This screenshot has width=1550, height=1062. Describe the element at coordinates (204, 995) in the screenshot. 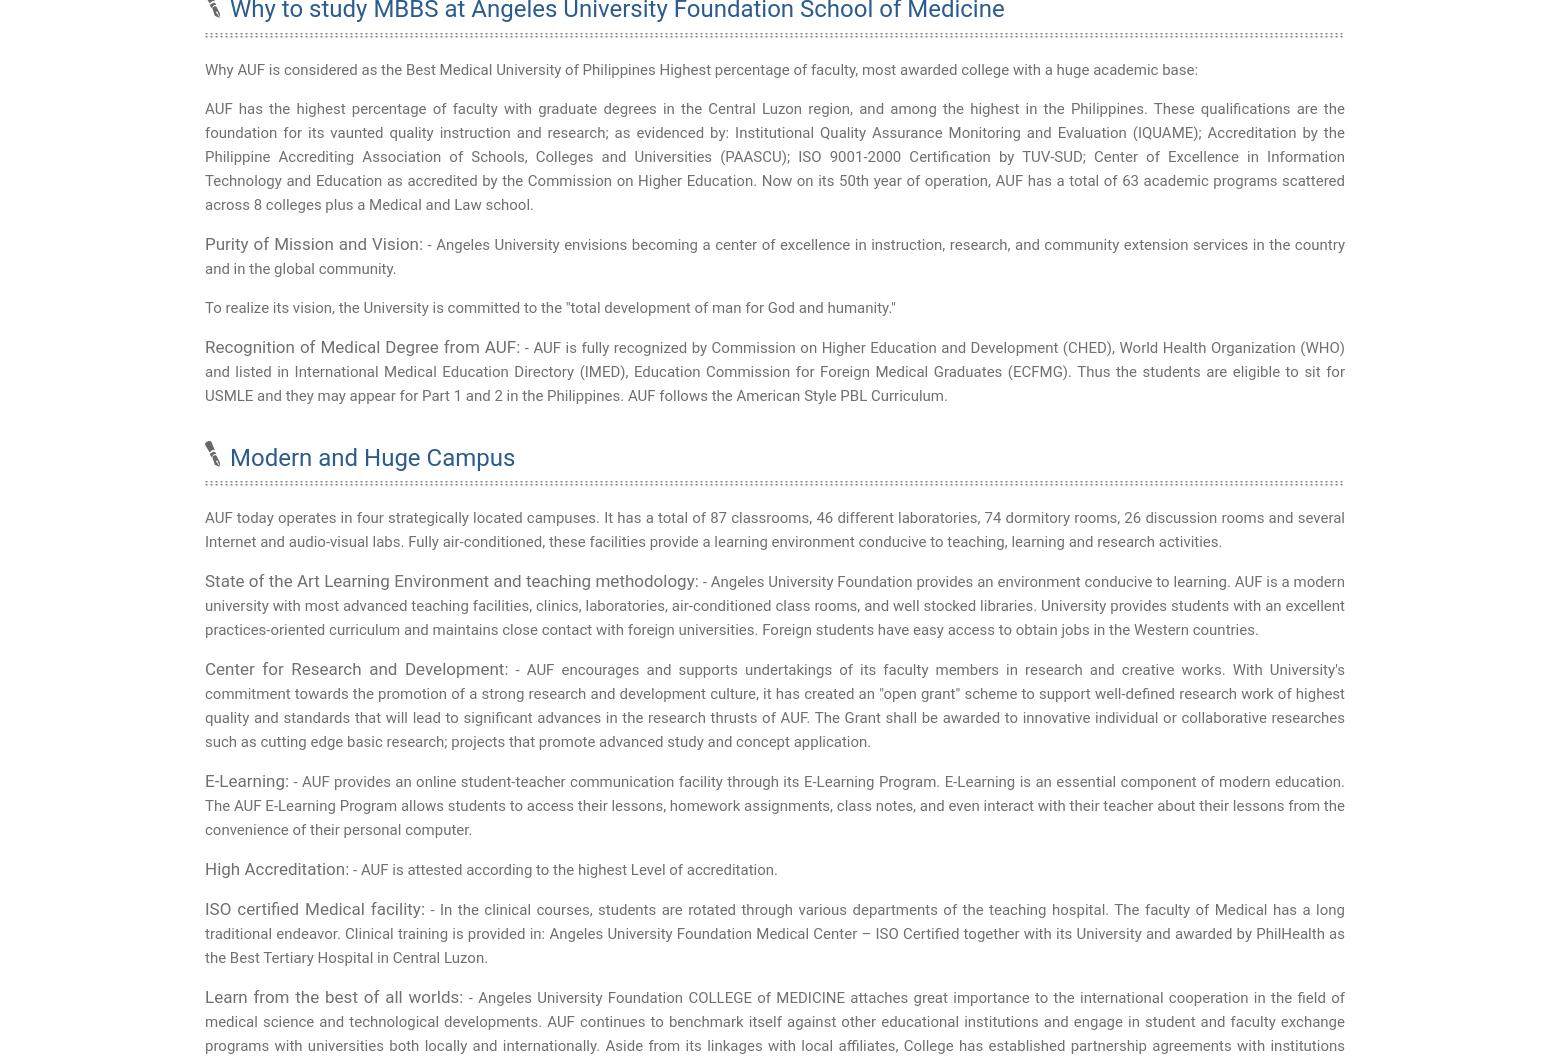

I see `'Learn from the best of all worlds:'` at that location.